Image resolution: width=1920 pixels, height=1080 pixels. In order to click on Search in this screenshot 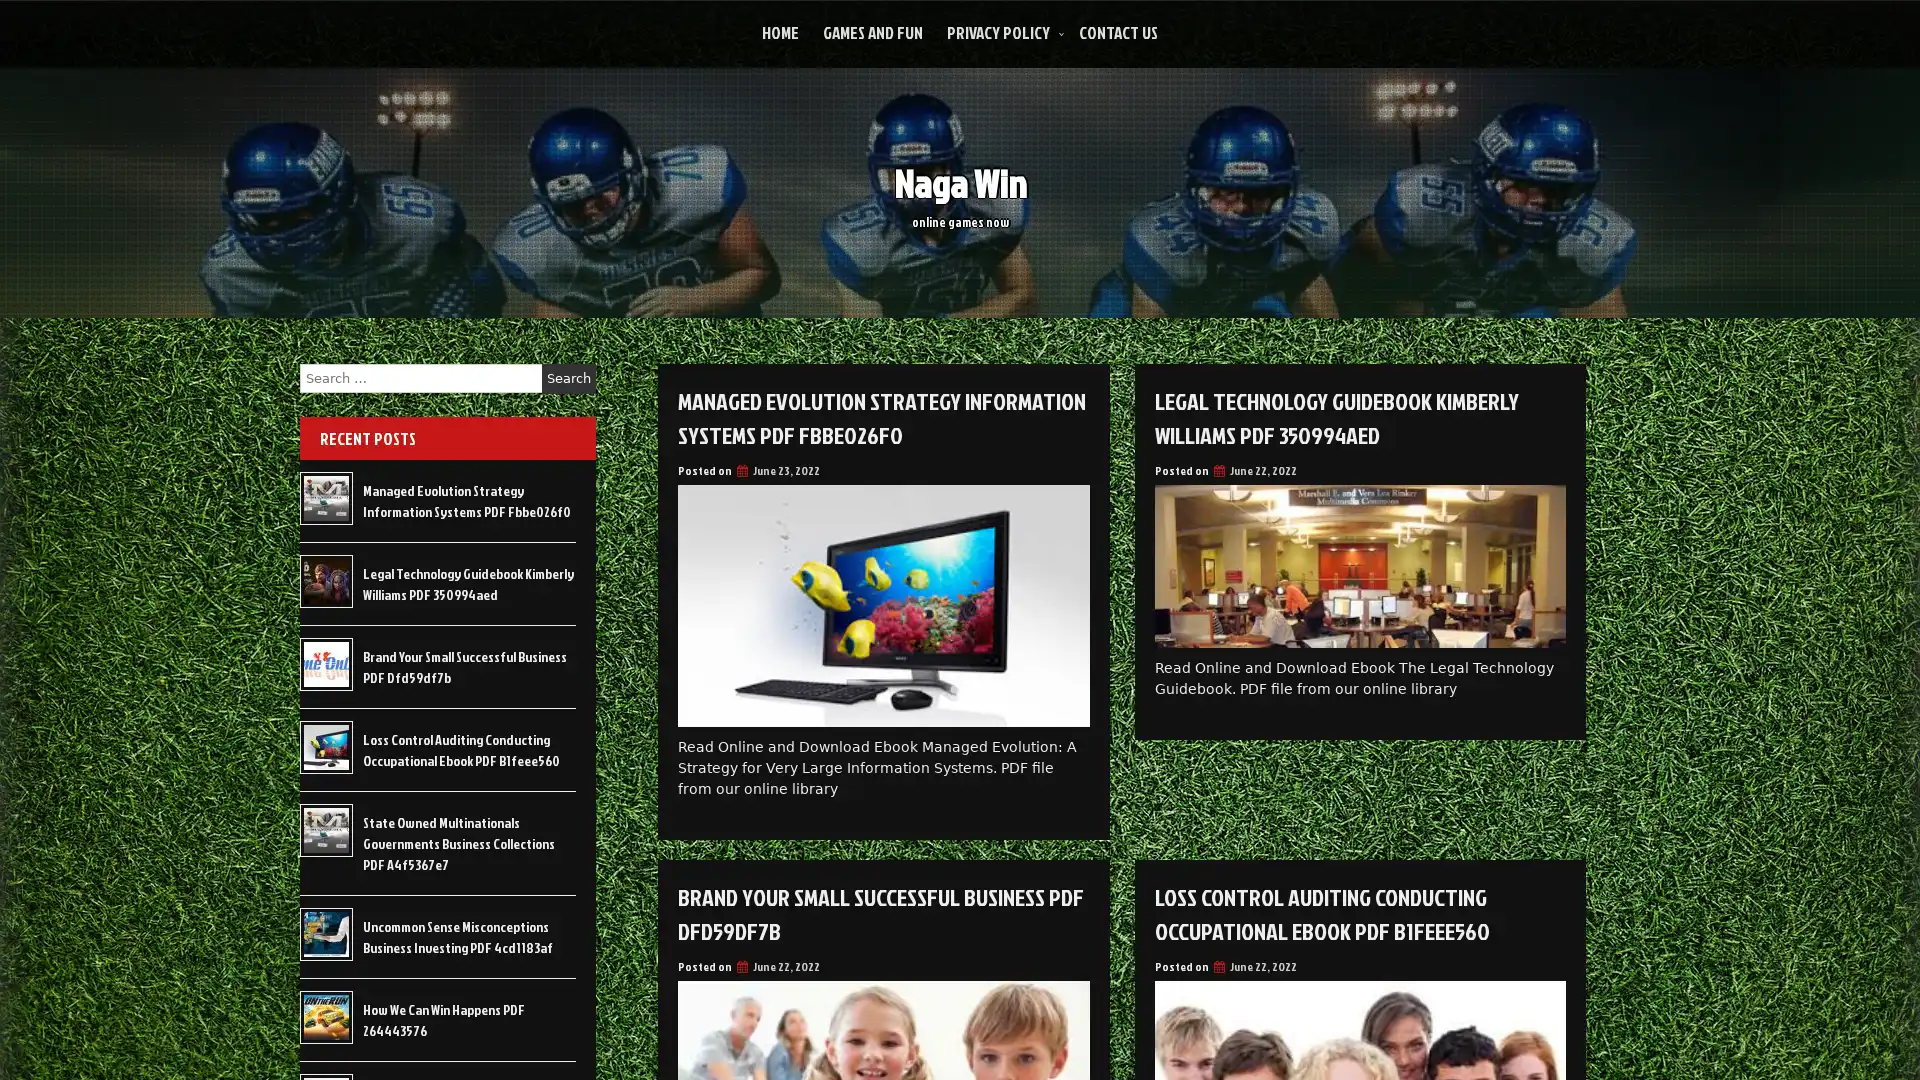, I will do `click(568, 378)`.